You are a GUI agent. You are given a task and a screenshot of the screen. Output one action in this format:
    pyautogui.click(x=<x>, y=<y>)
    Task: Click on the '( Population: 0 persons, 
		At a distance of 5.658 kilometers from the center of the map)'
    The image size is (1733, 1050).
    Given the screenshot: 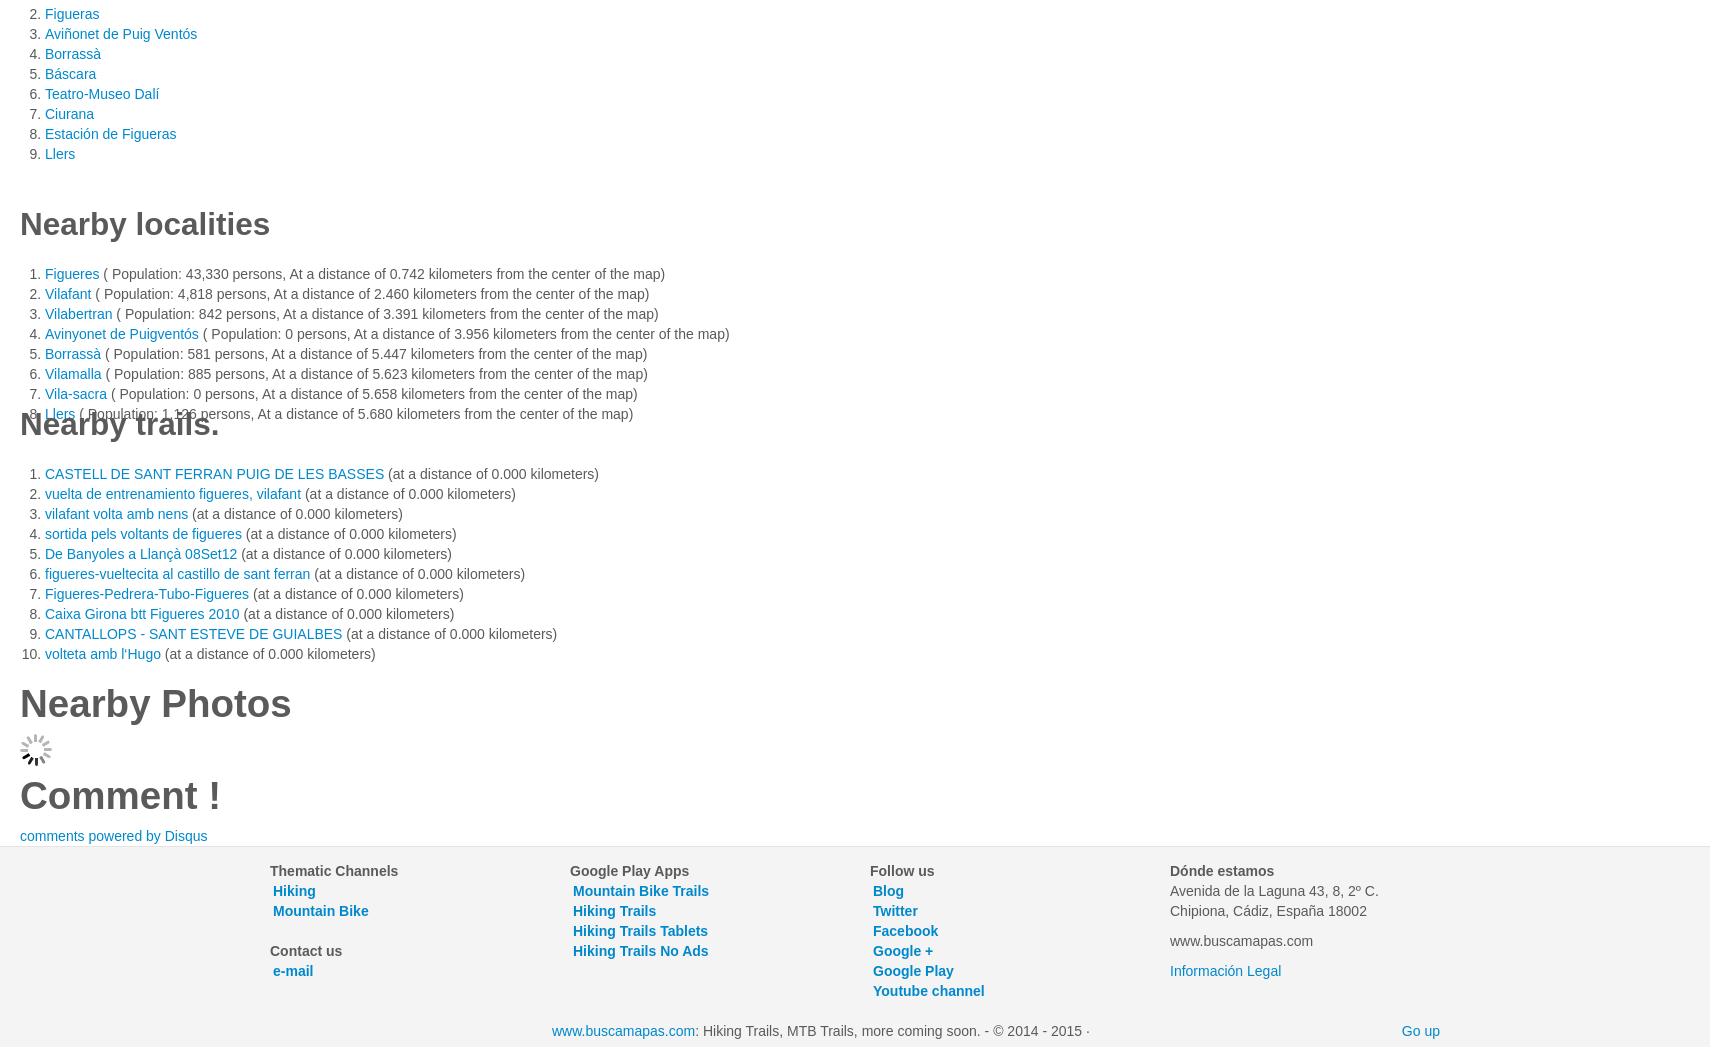 What is the action you would take?
    pyautogui.click(x=372, y=393)
    